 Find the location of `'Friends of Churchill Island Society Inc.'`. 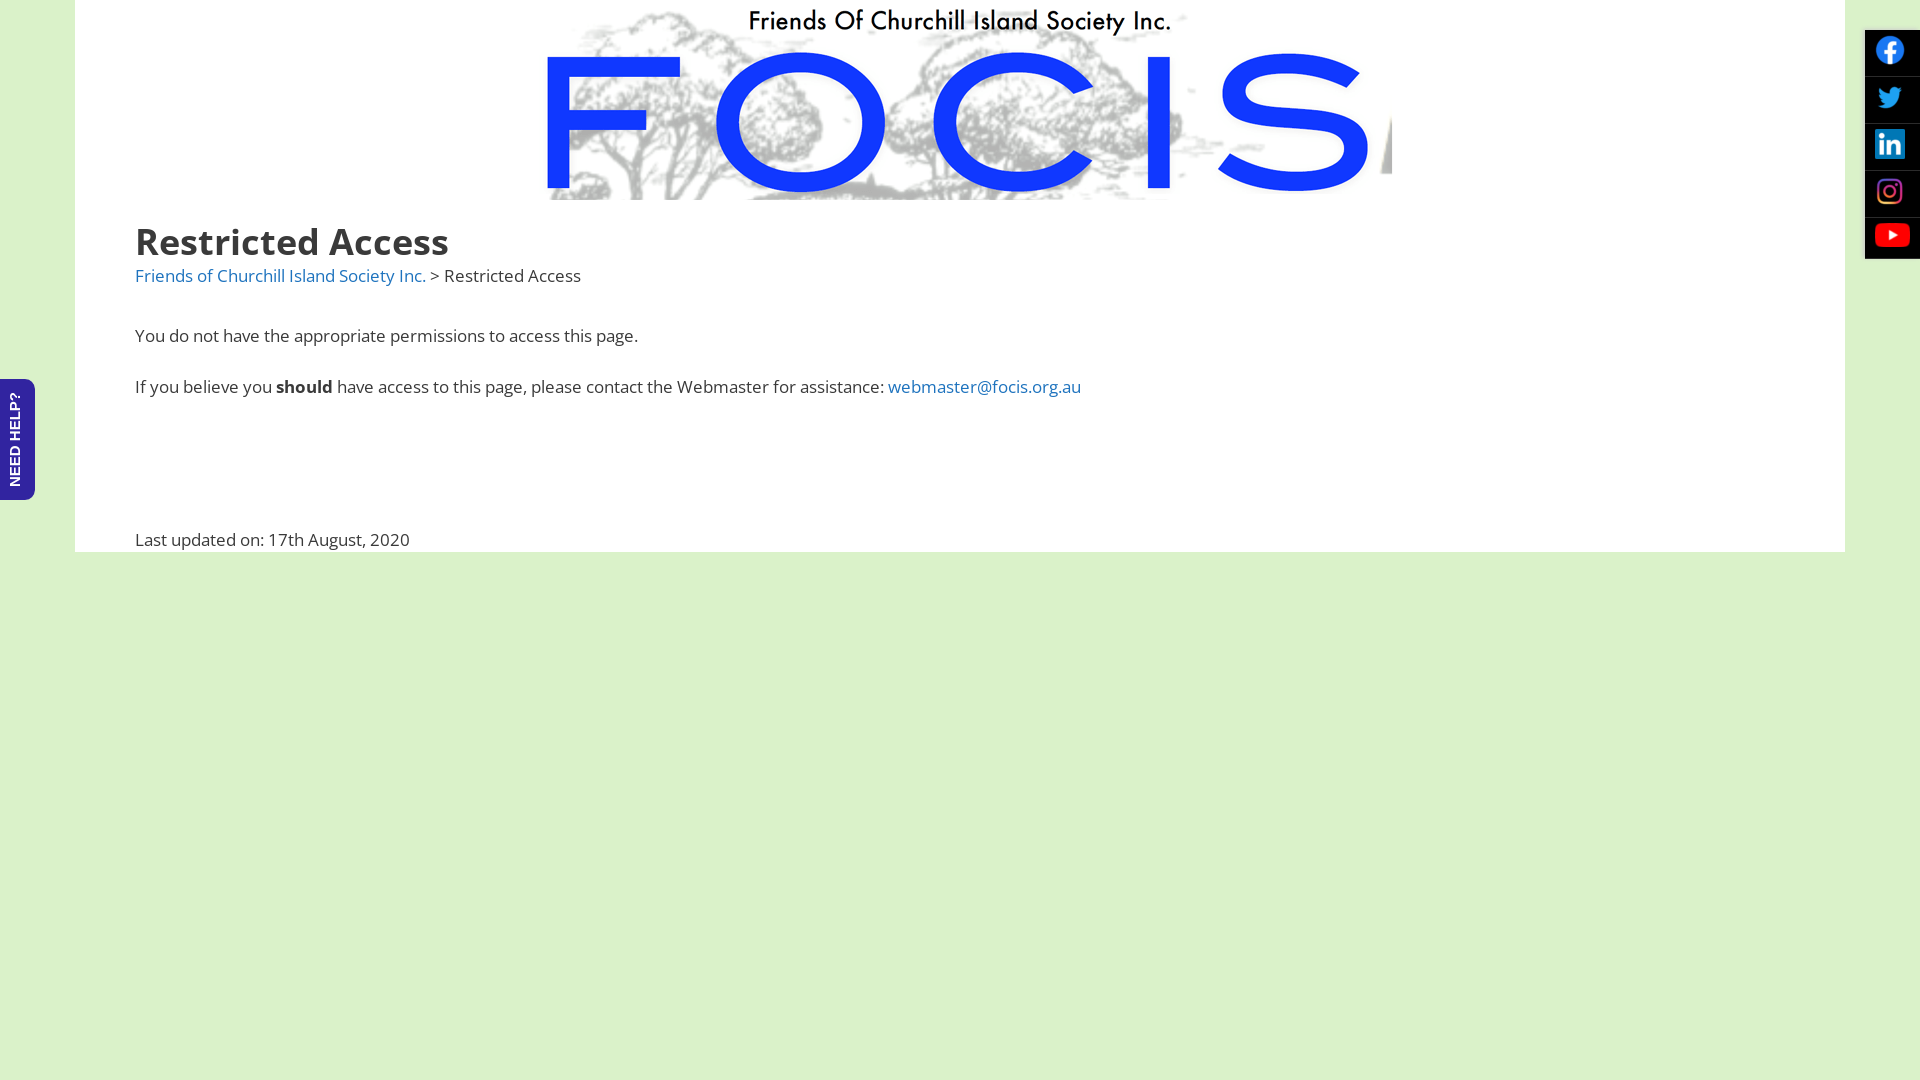

'Friends of Churchill Island Society Inc.' is located at coordinates (279, 275).